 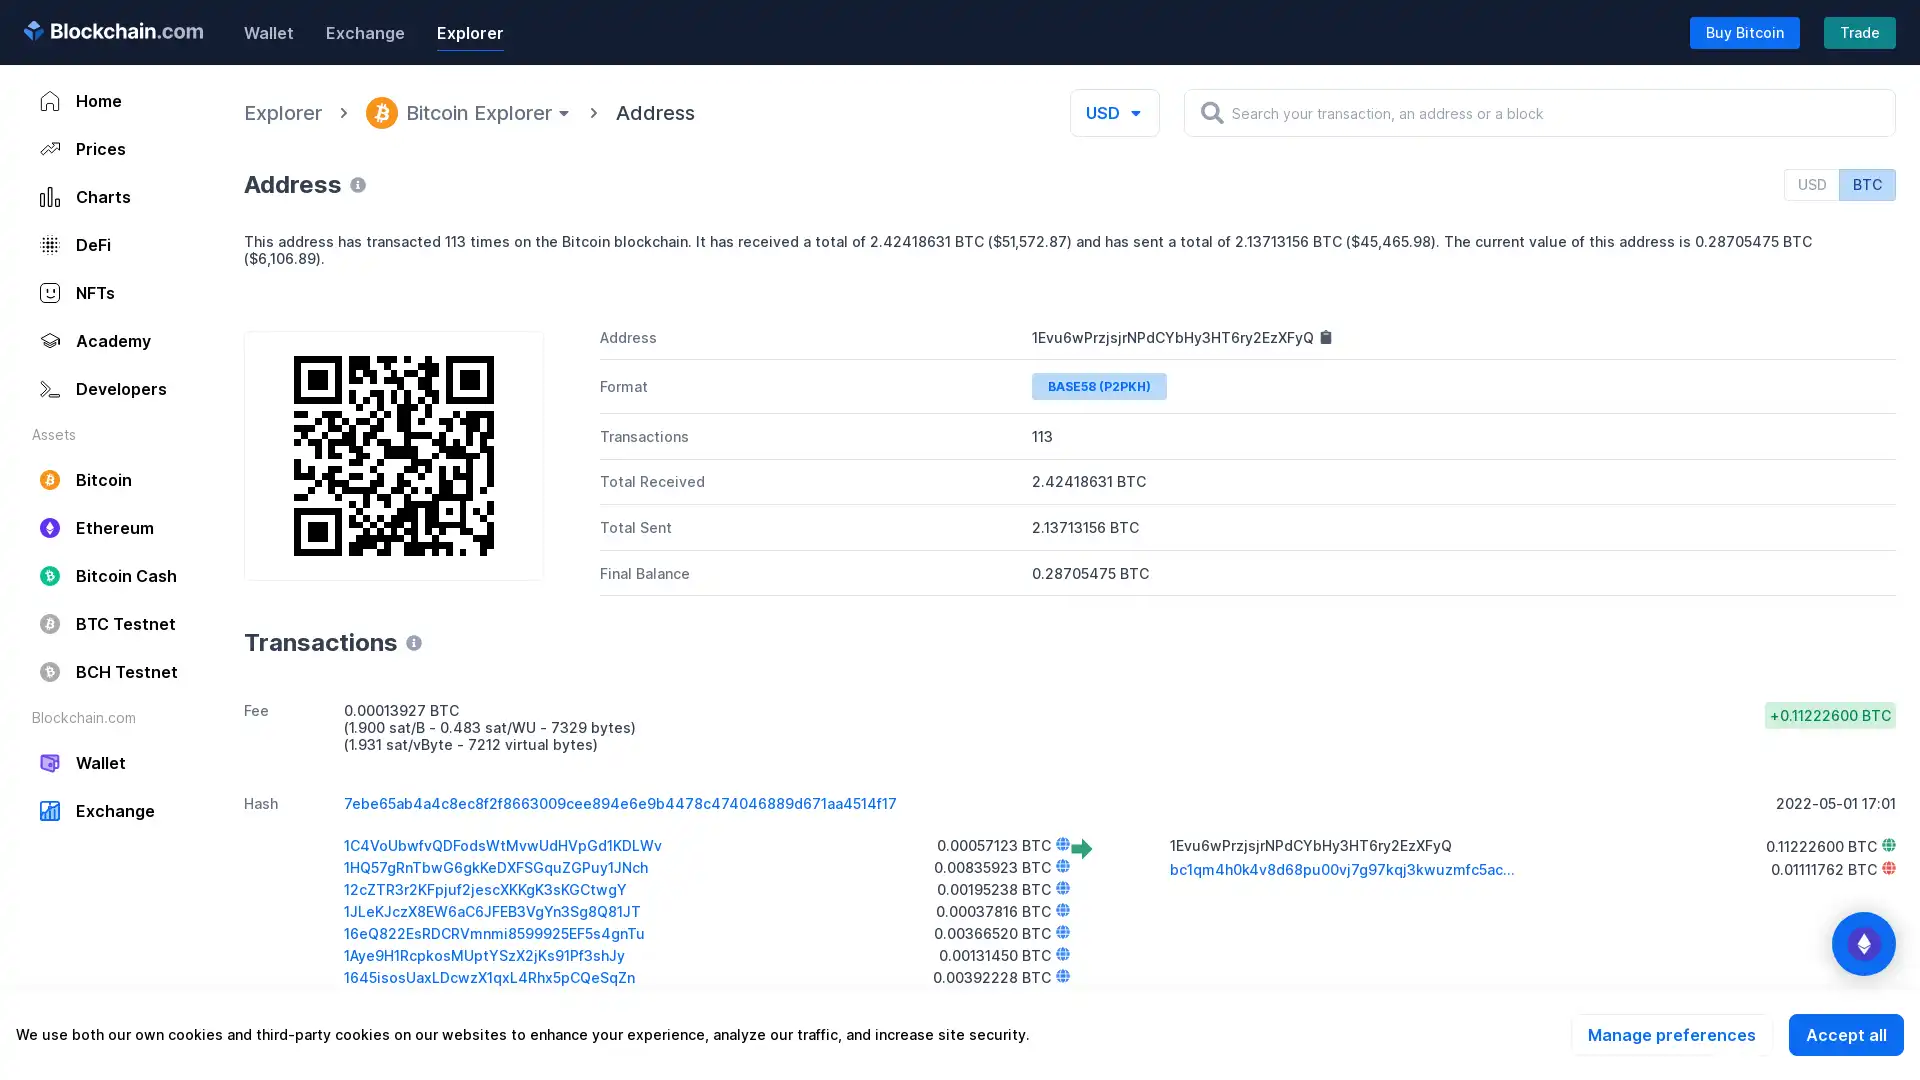 What do you see at coordinates (1862, 944) in the screenshot?
I see `alternating coins` at bounding box center [1862, 944].